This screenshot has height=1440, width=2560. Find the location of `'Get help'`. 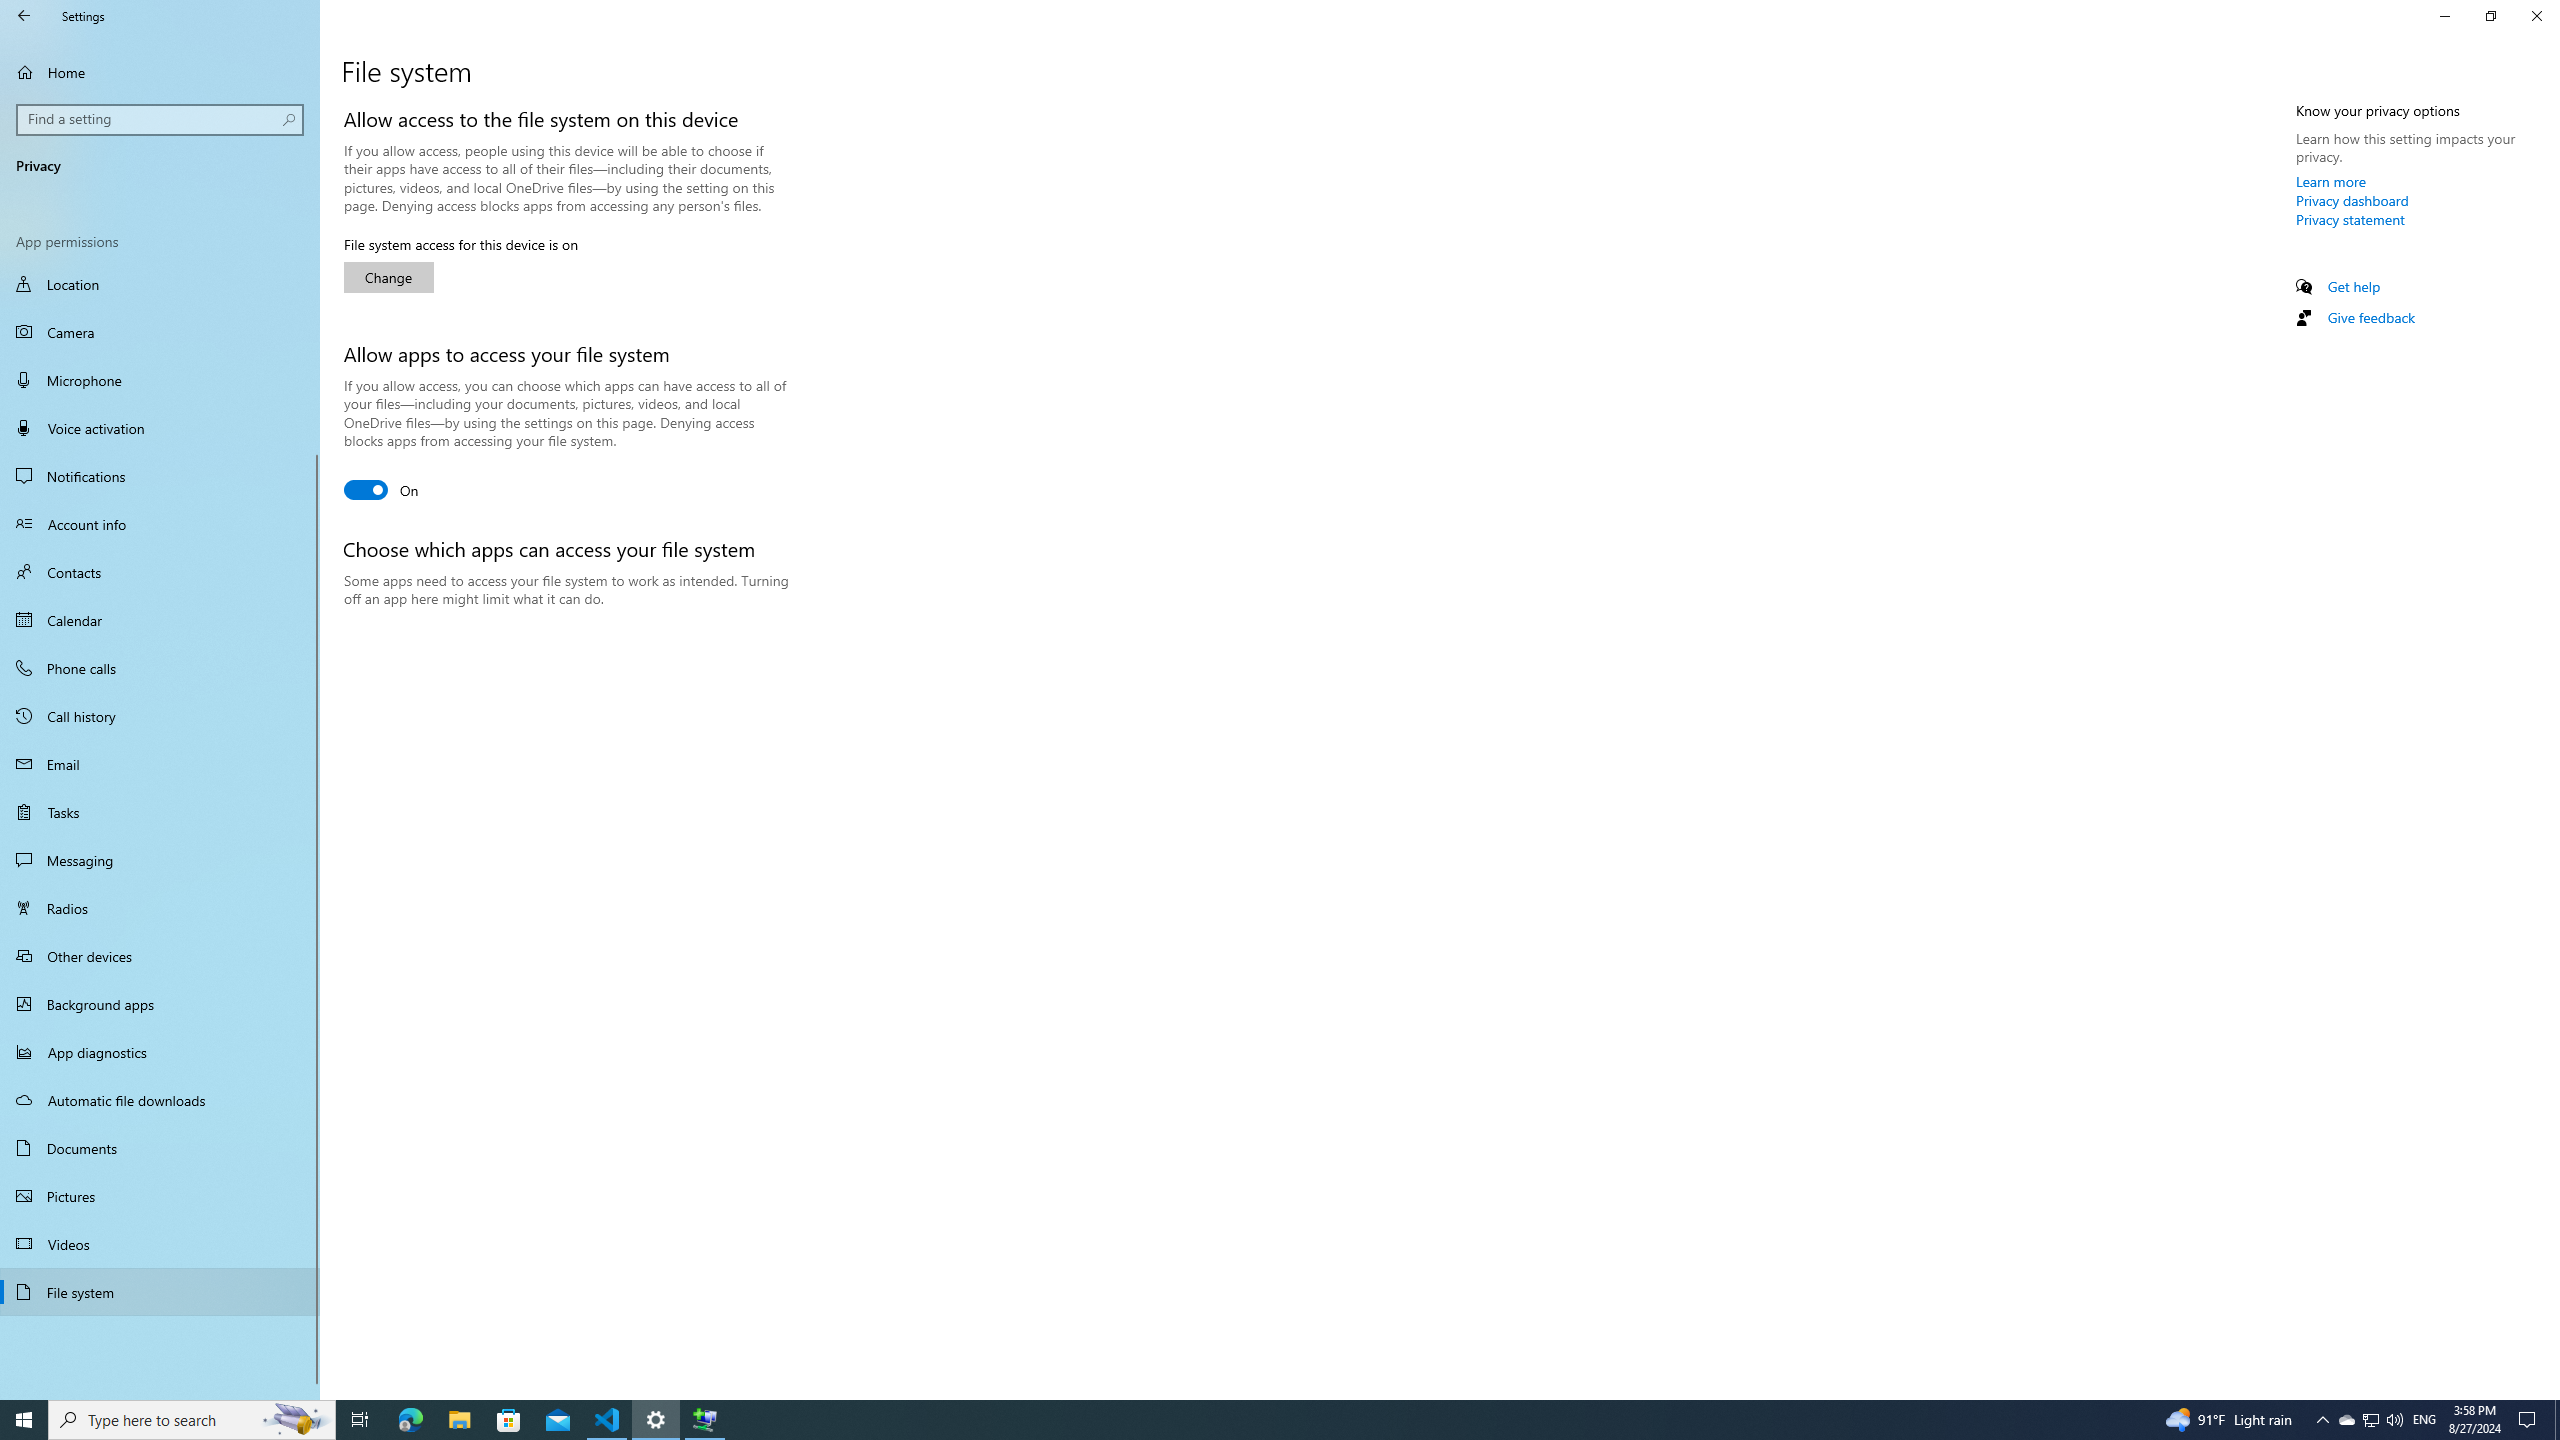

'Get help' is located at coordinates (2352, 286).